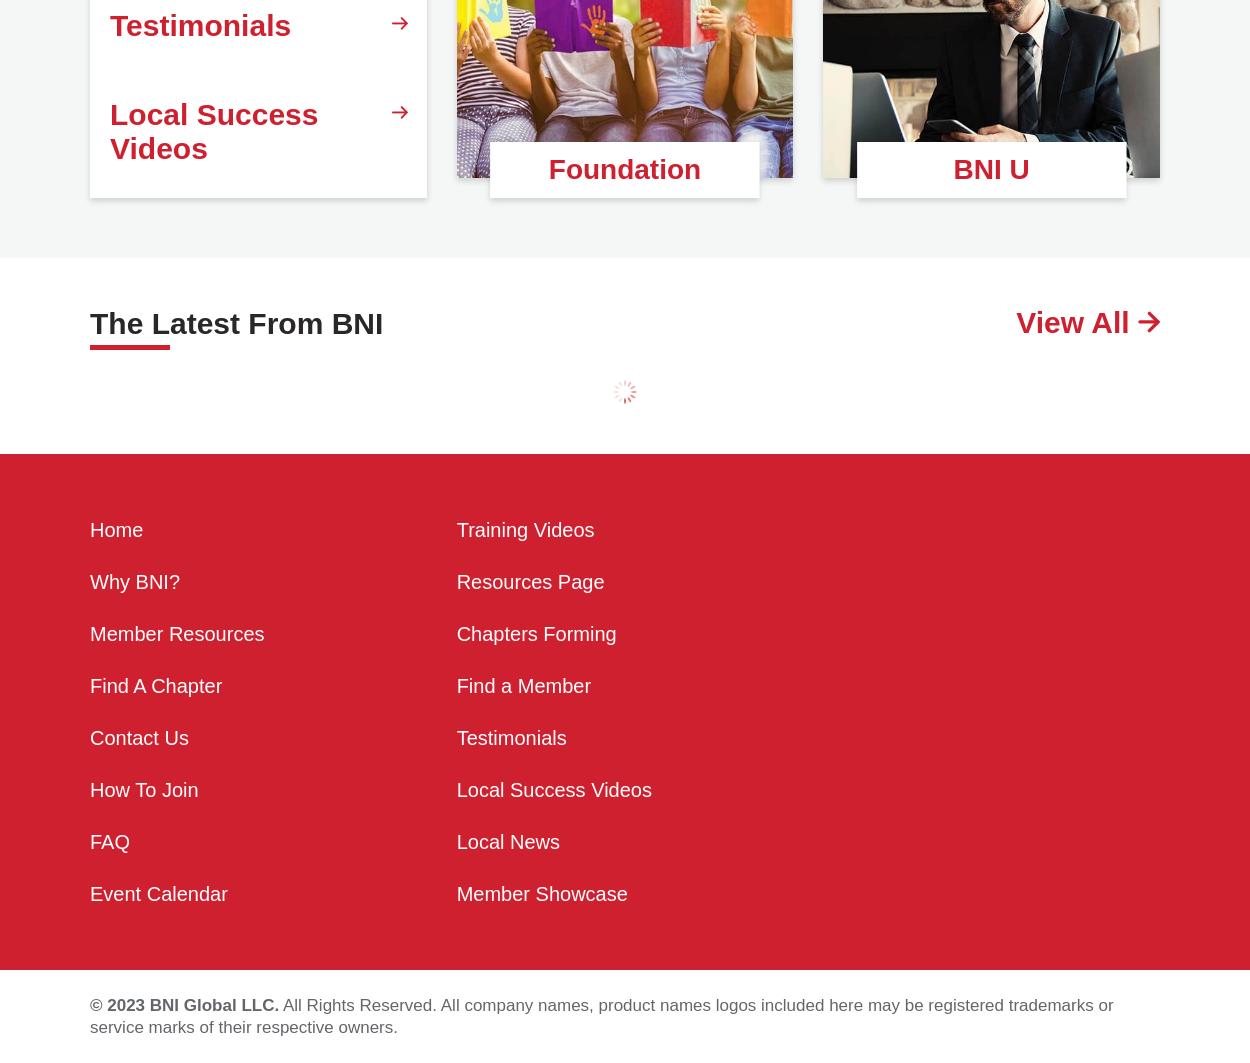 Image resolution: width=1250 pixels, height=1063 pixels. I want to click on 'Wed, 03 May 2023', so click(640, 536).